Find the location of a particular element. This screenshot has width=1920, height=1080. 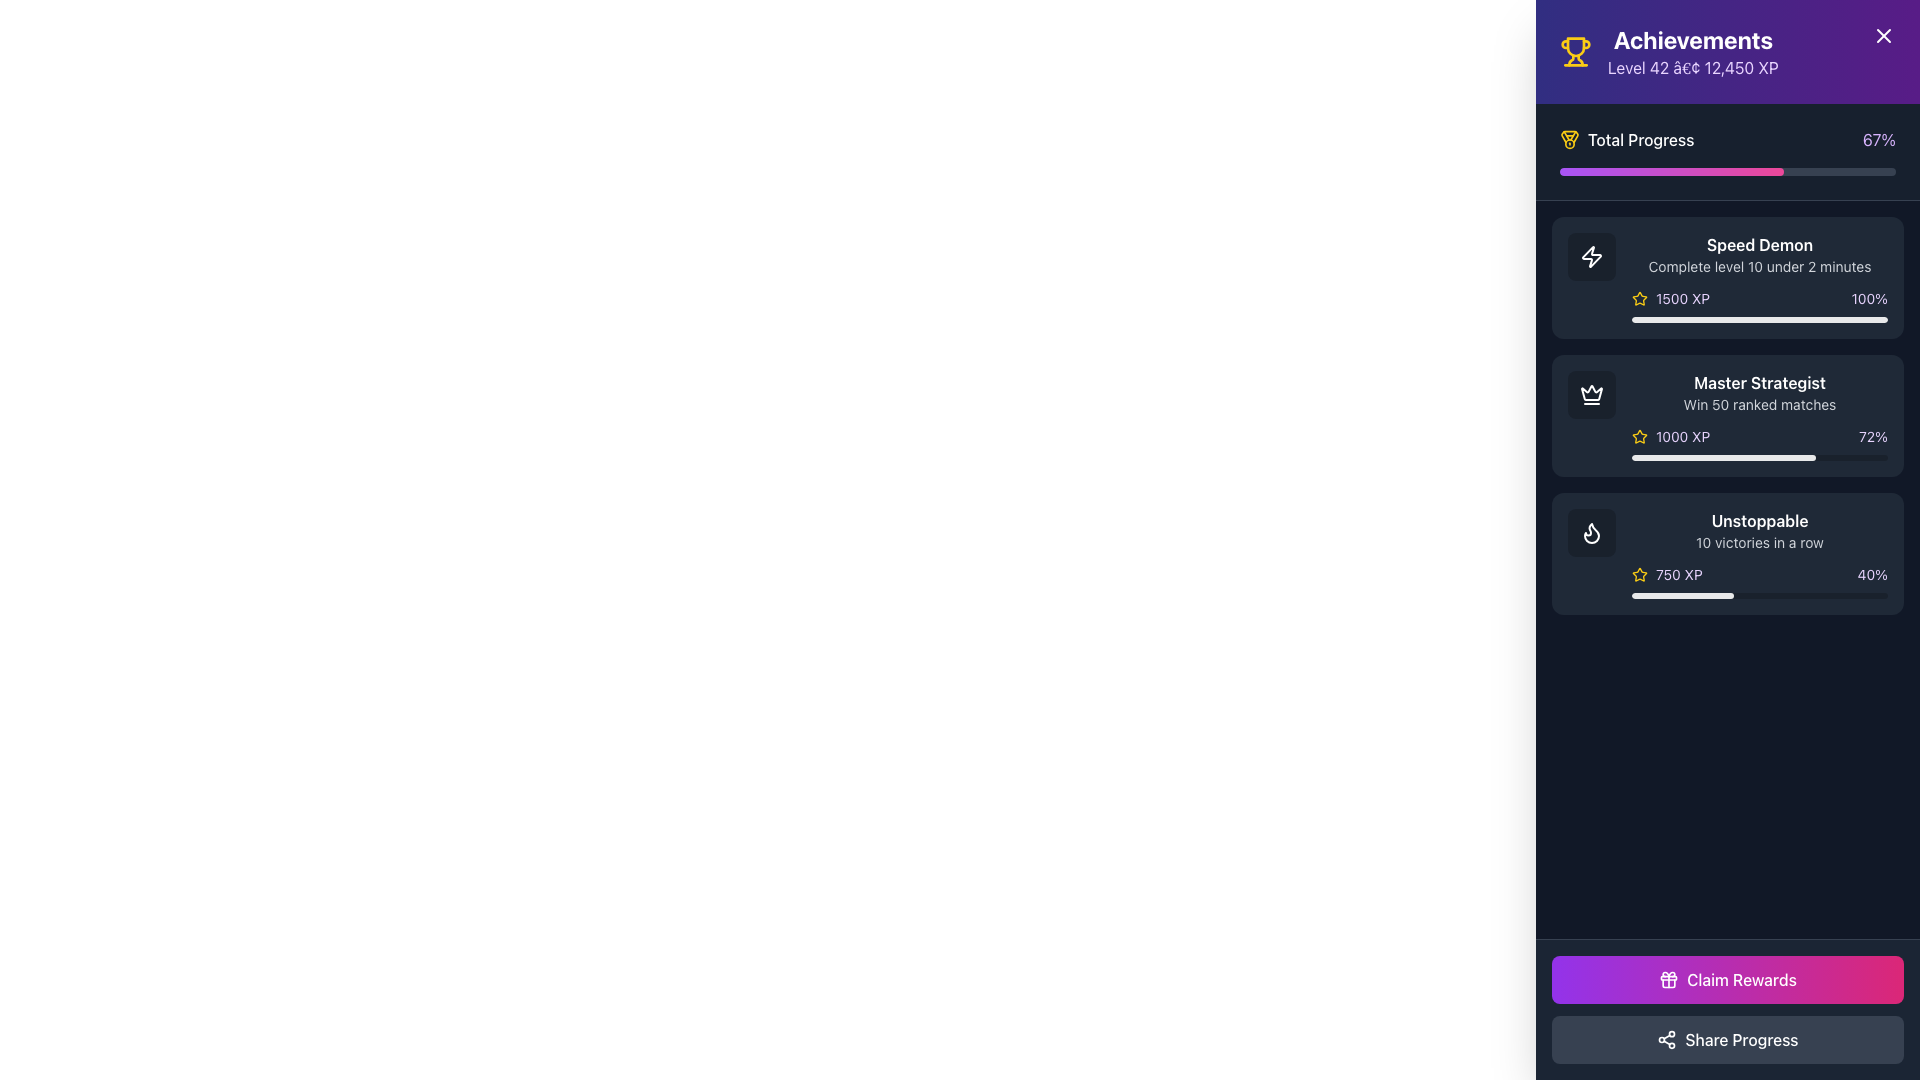

the achievements icon located in the top header of the 'Achievements' section, positioned to the left of the text title 'Achievements' is located at coordinates (1574, 50).